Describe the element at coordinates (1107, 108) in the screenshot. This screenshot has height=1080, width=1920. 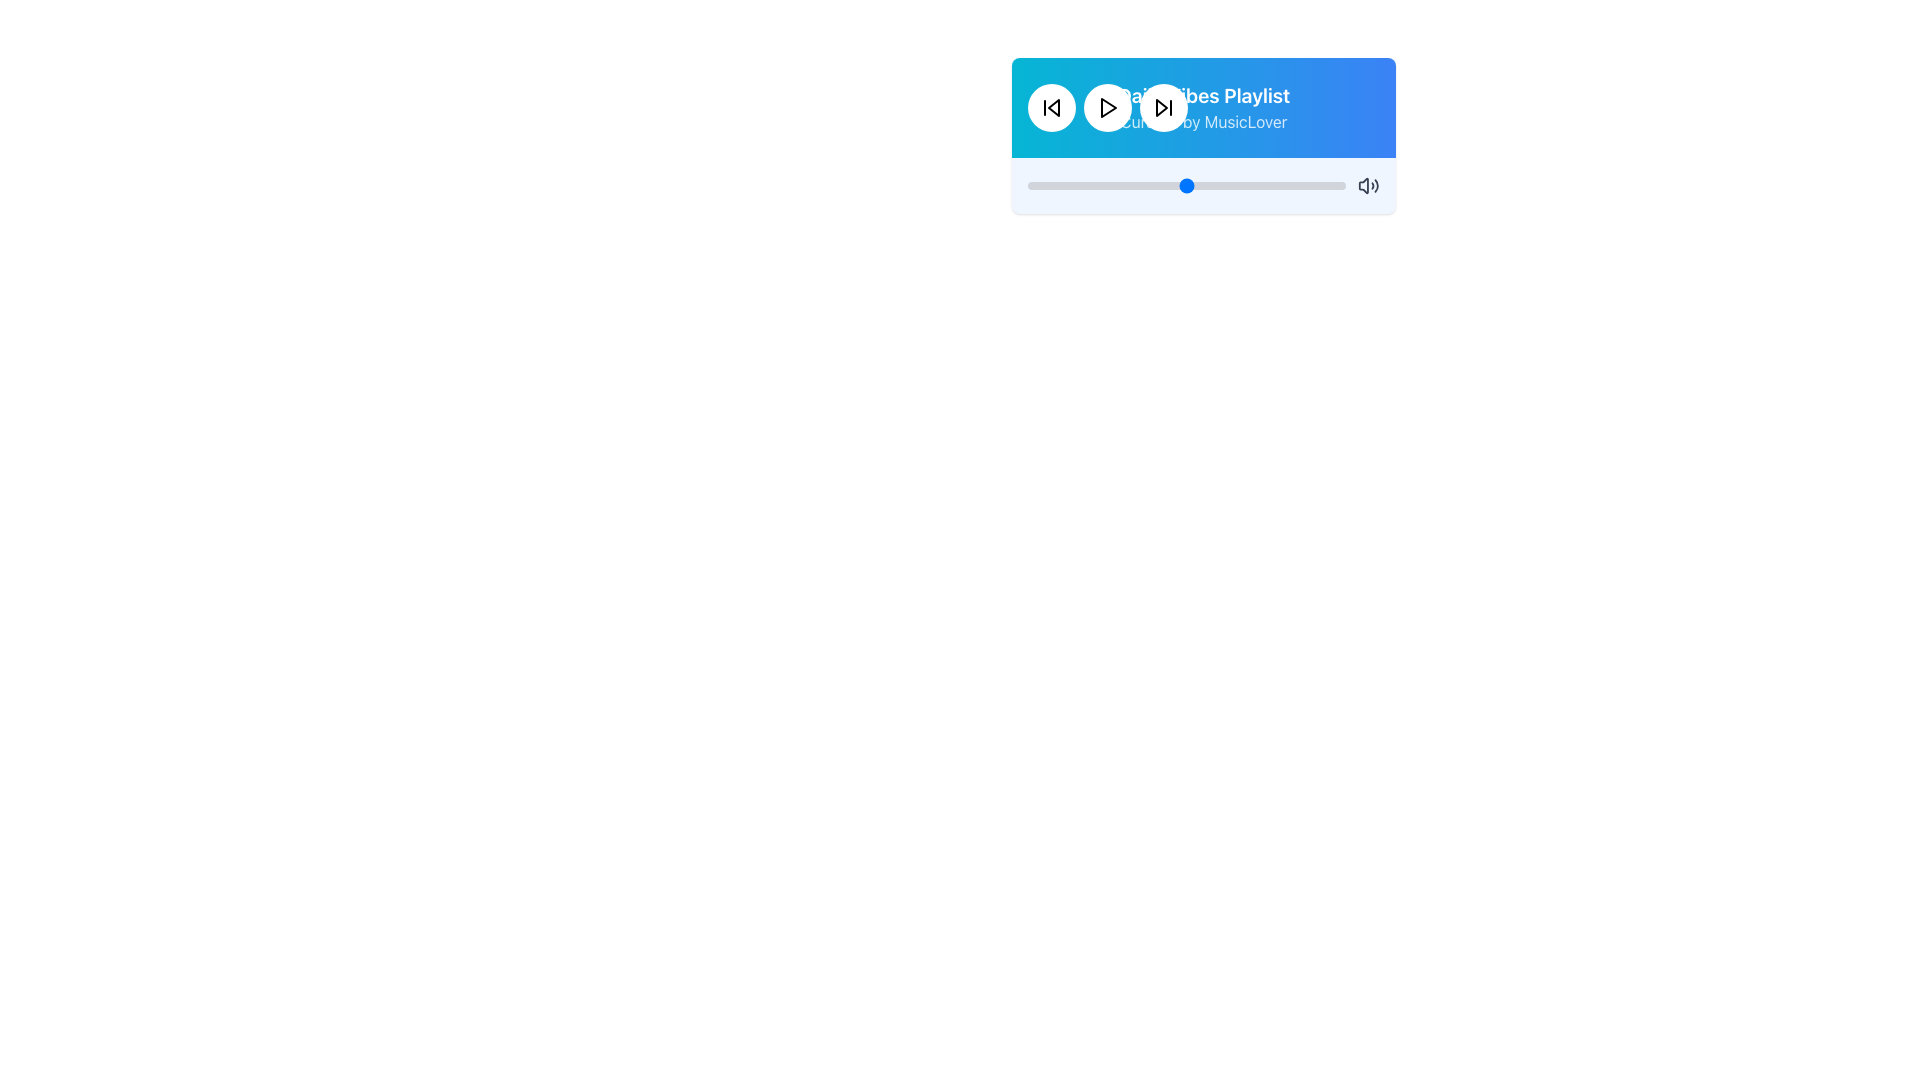
I see `the middle button in the media control bar` at that location.